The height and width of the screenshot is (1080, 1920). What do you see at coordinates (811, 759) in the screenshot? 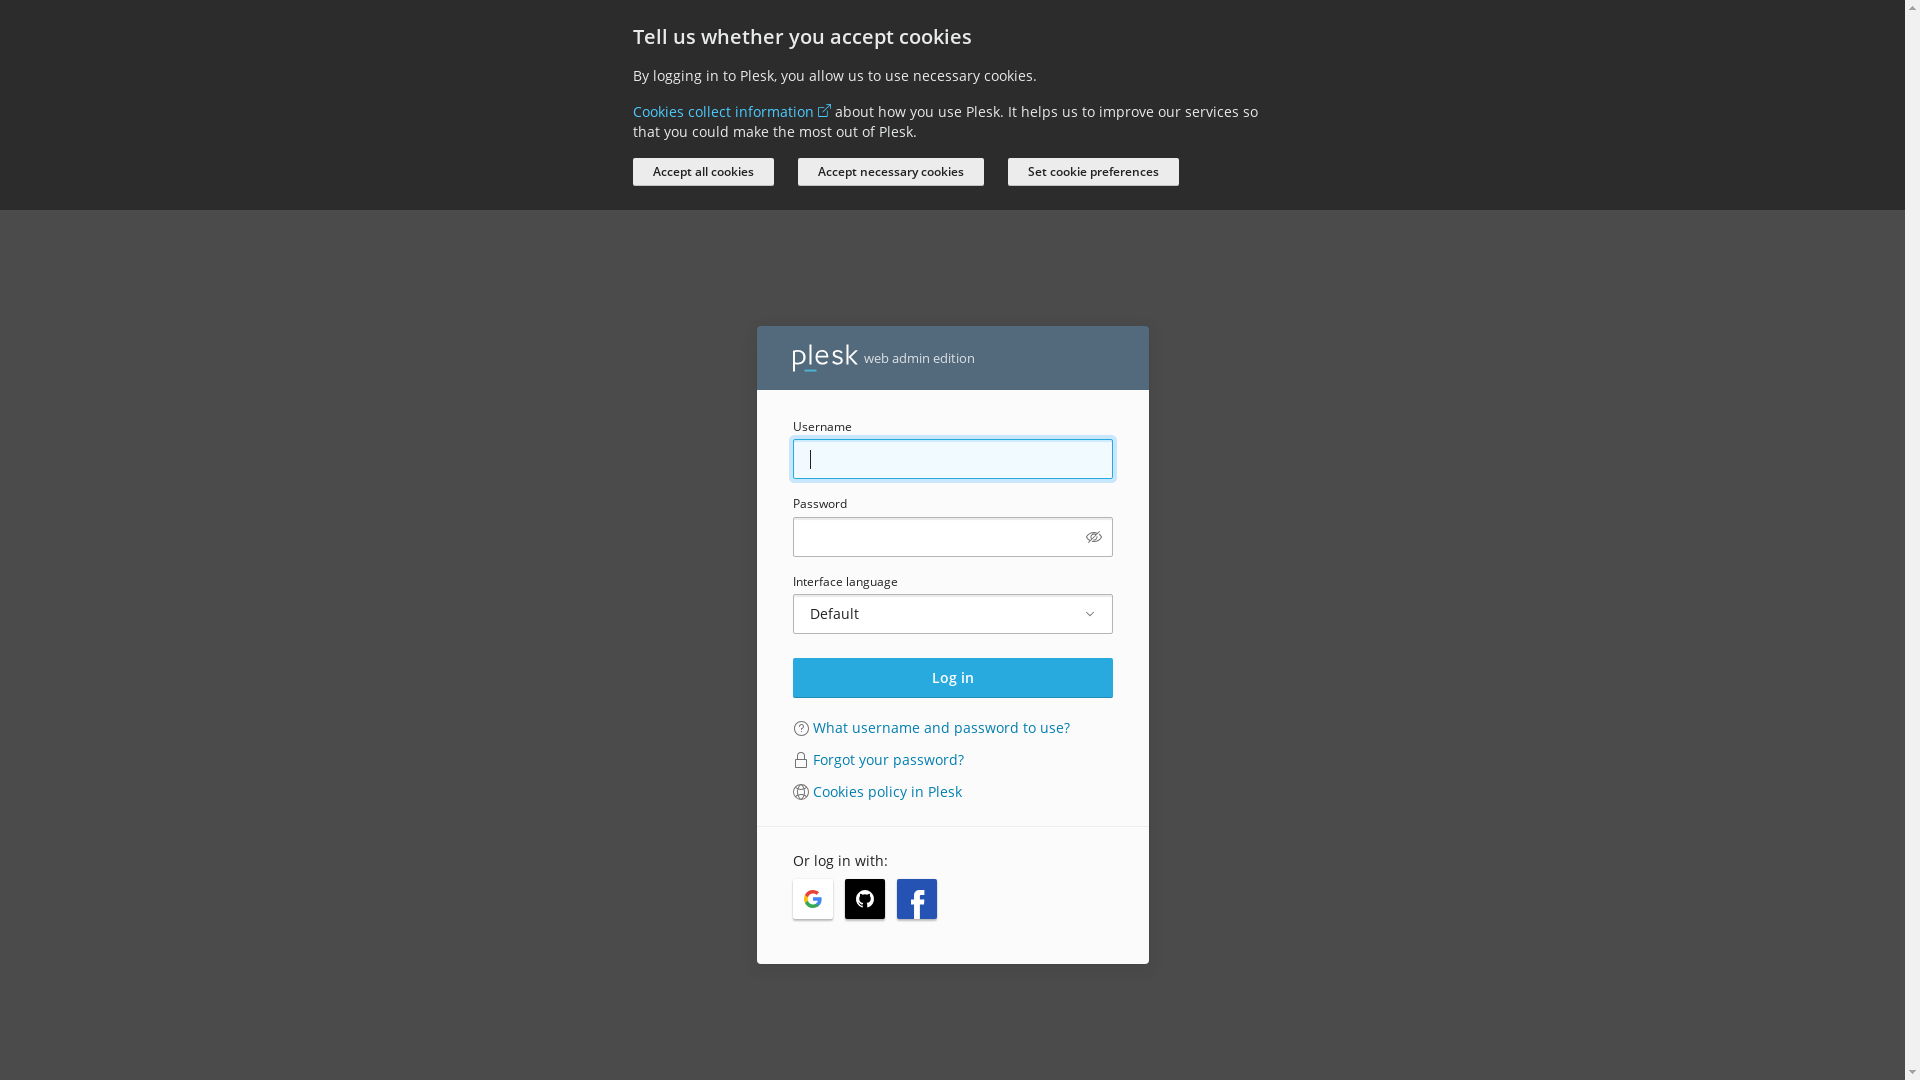
I see `'Forgot your password?'` at bounding box center [811, 759].